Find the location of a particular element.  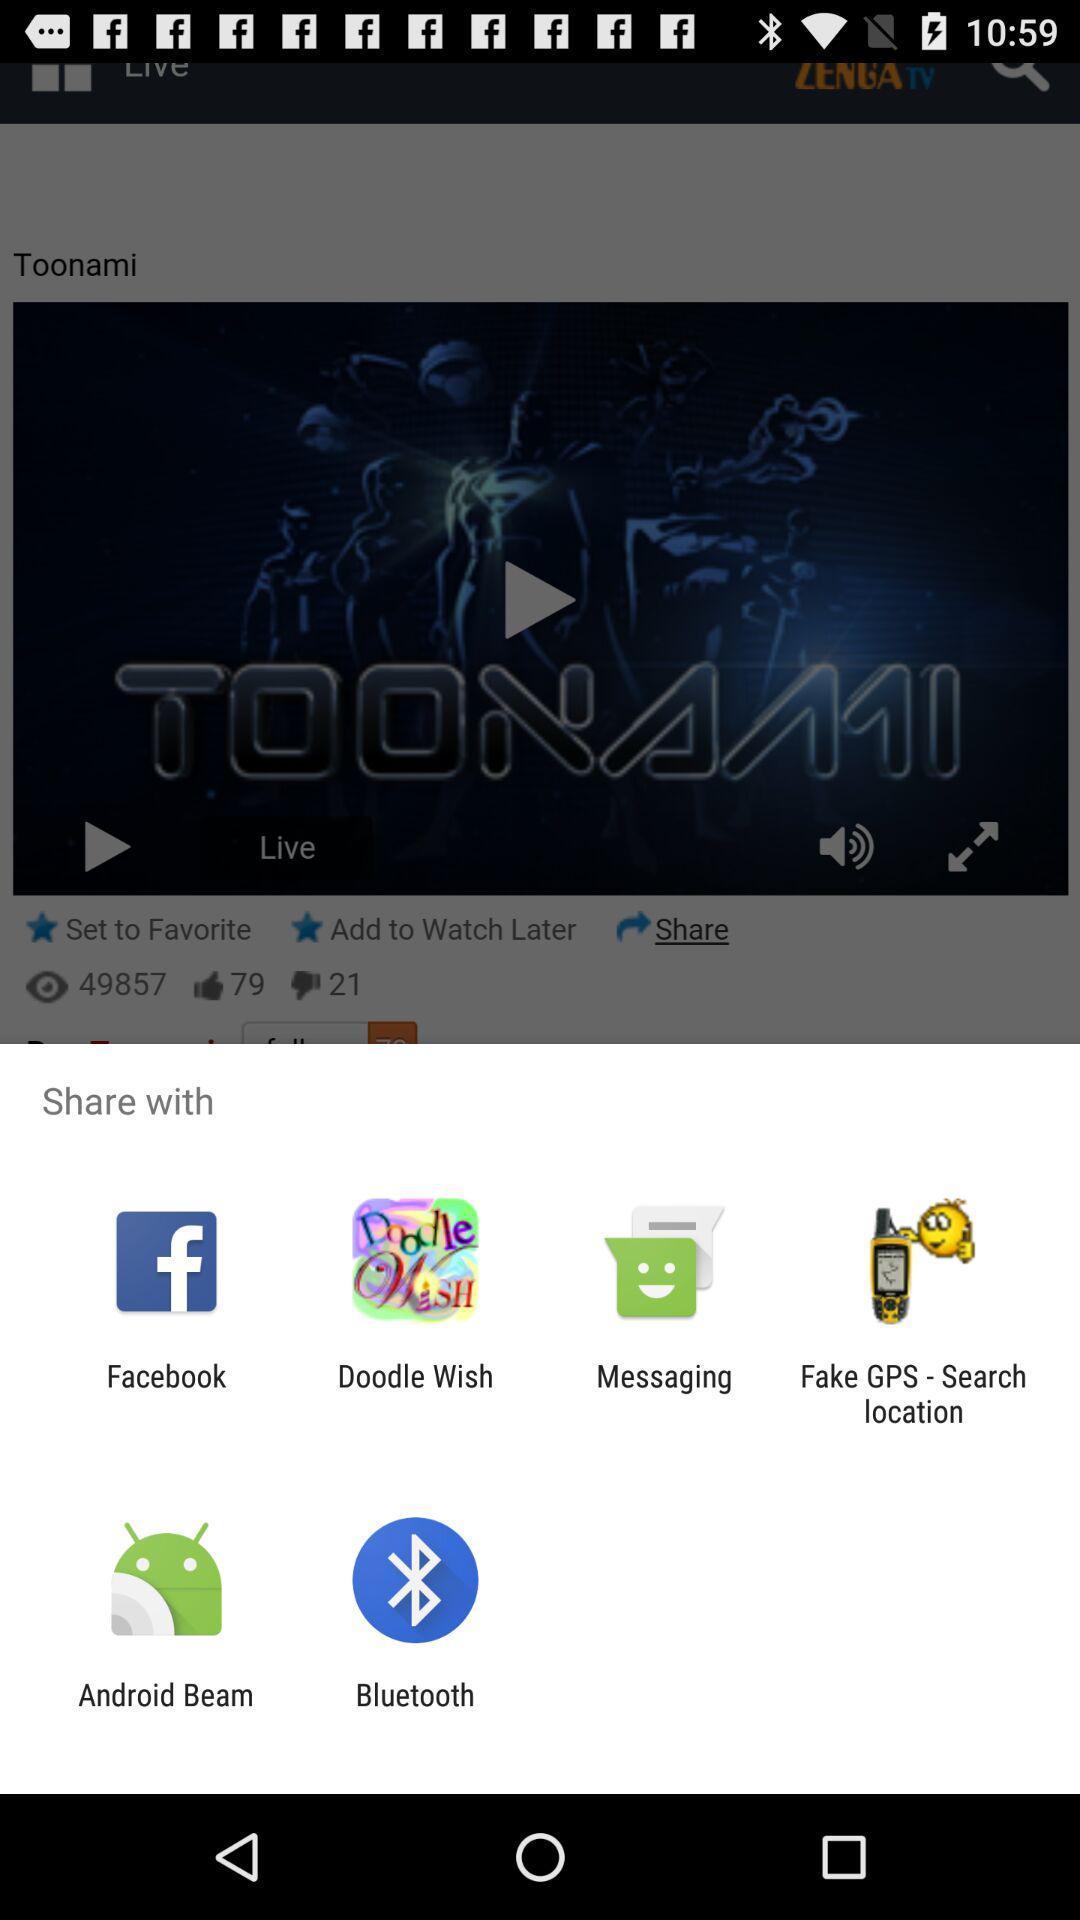

android beam app is located at coordinates (165, 1711).